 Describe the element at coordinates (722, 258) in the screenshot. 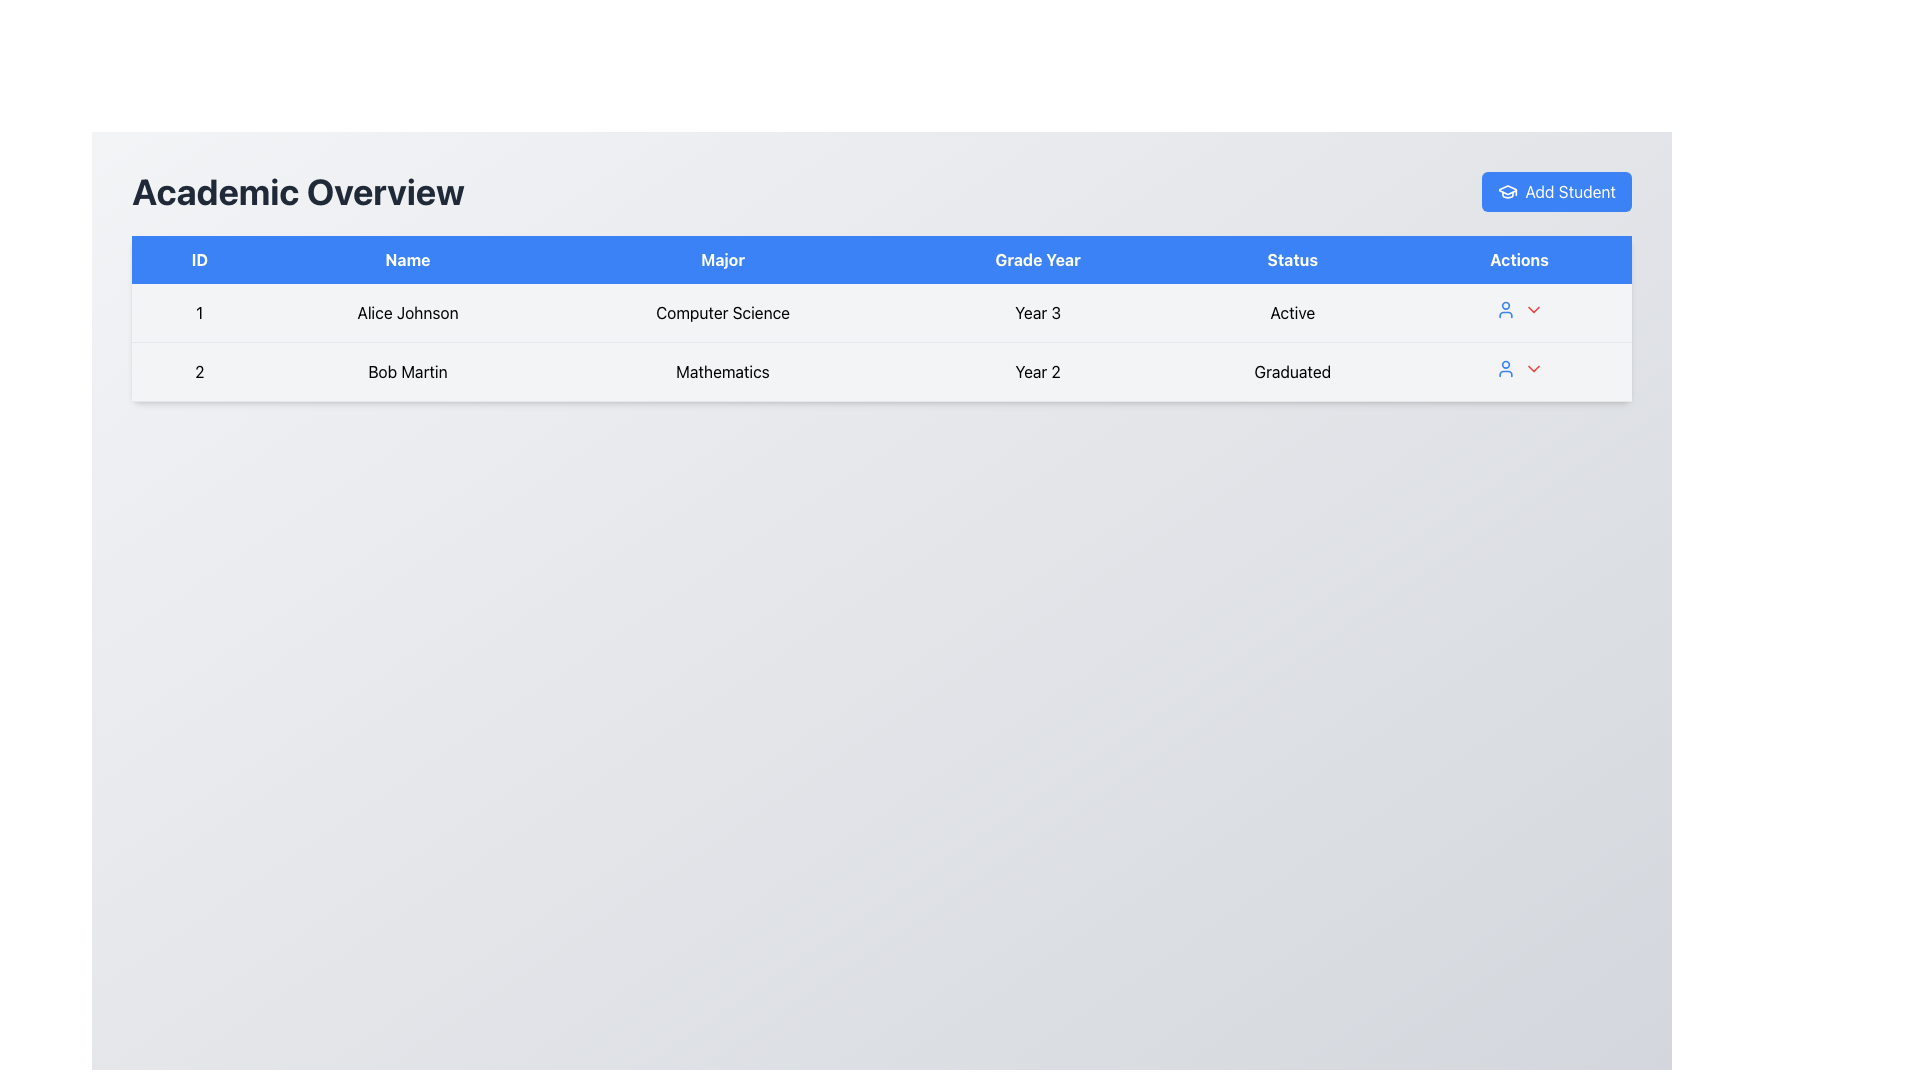

I see `the 'Major' column header in the table, which is located between the 'Name' and 'Grade Year' headers` at that location.